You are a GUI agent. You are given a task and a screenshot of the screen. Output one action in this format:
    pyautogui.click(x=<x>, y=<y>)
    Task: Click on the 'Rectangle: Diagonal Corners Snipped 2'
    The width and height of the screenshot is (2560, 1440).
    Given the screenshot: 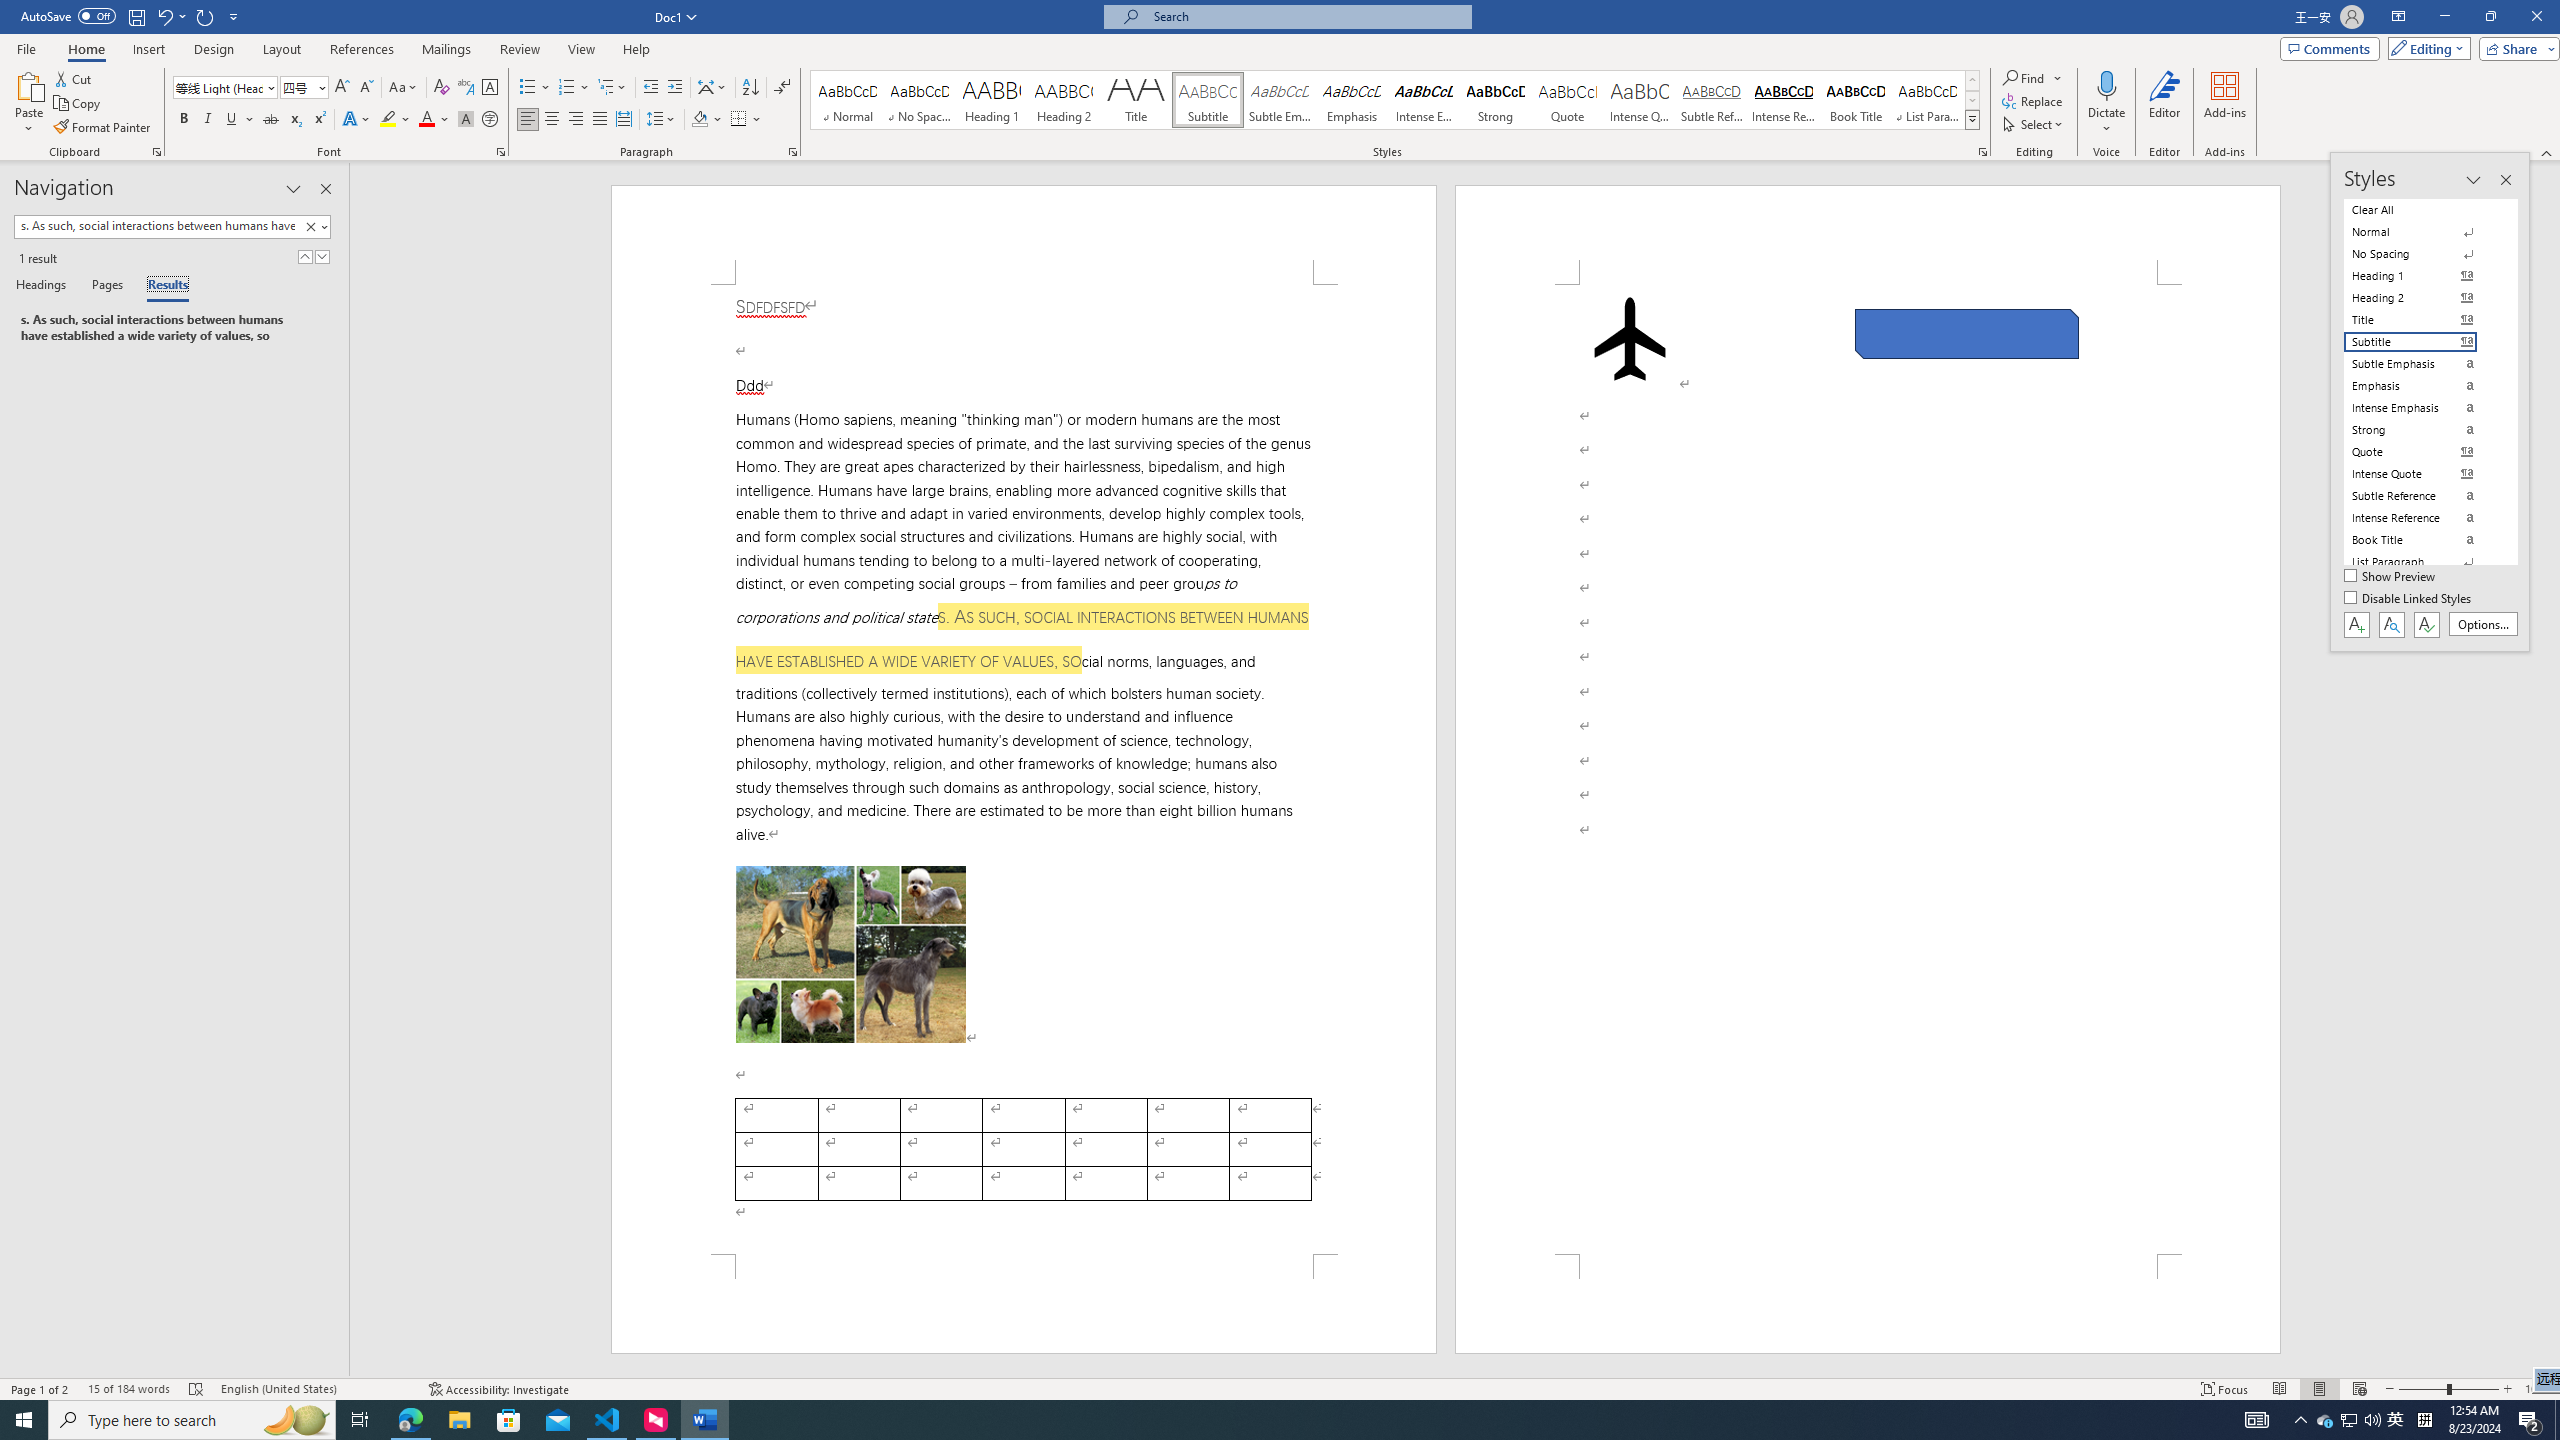 What is the action you would take?
    pyautogui.click(x=1966, y=333)
    